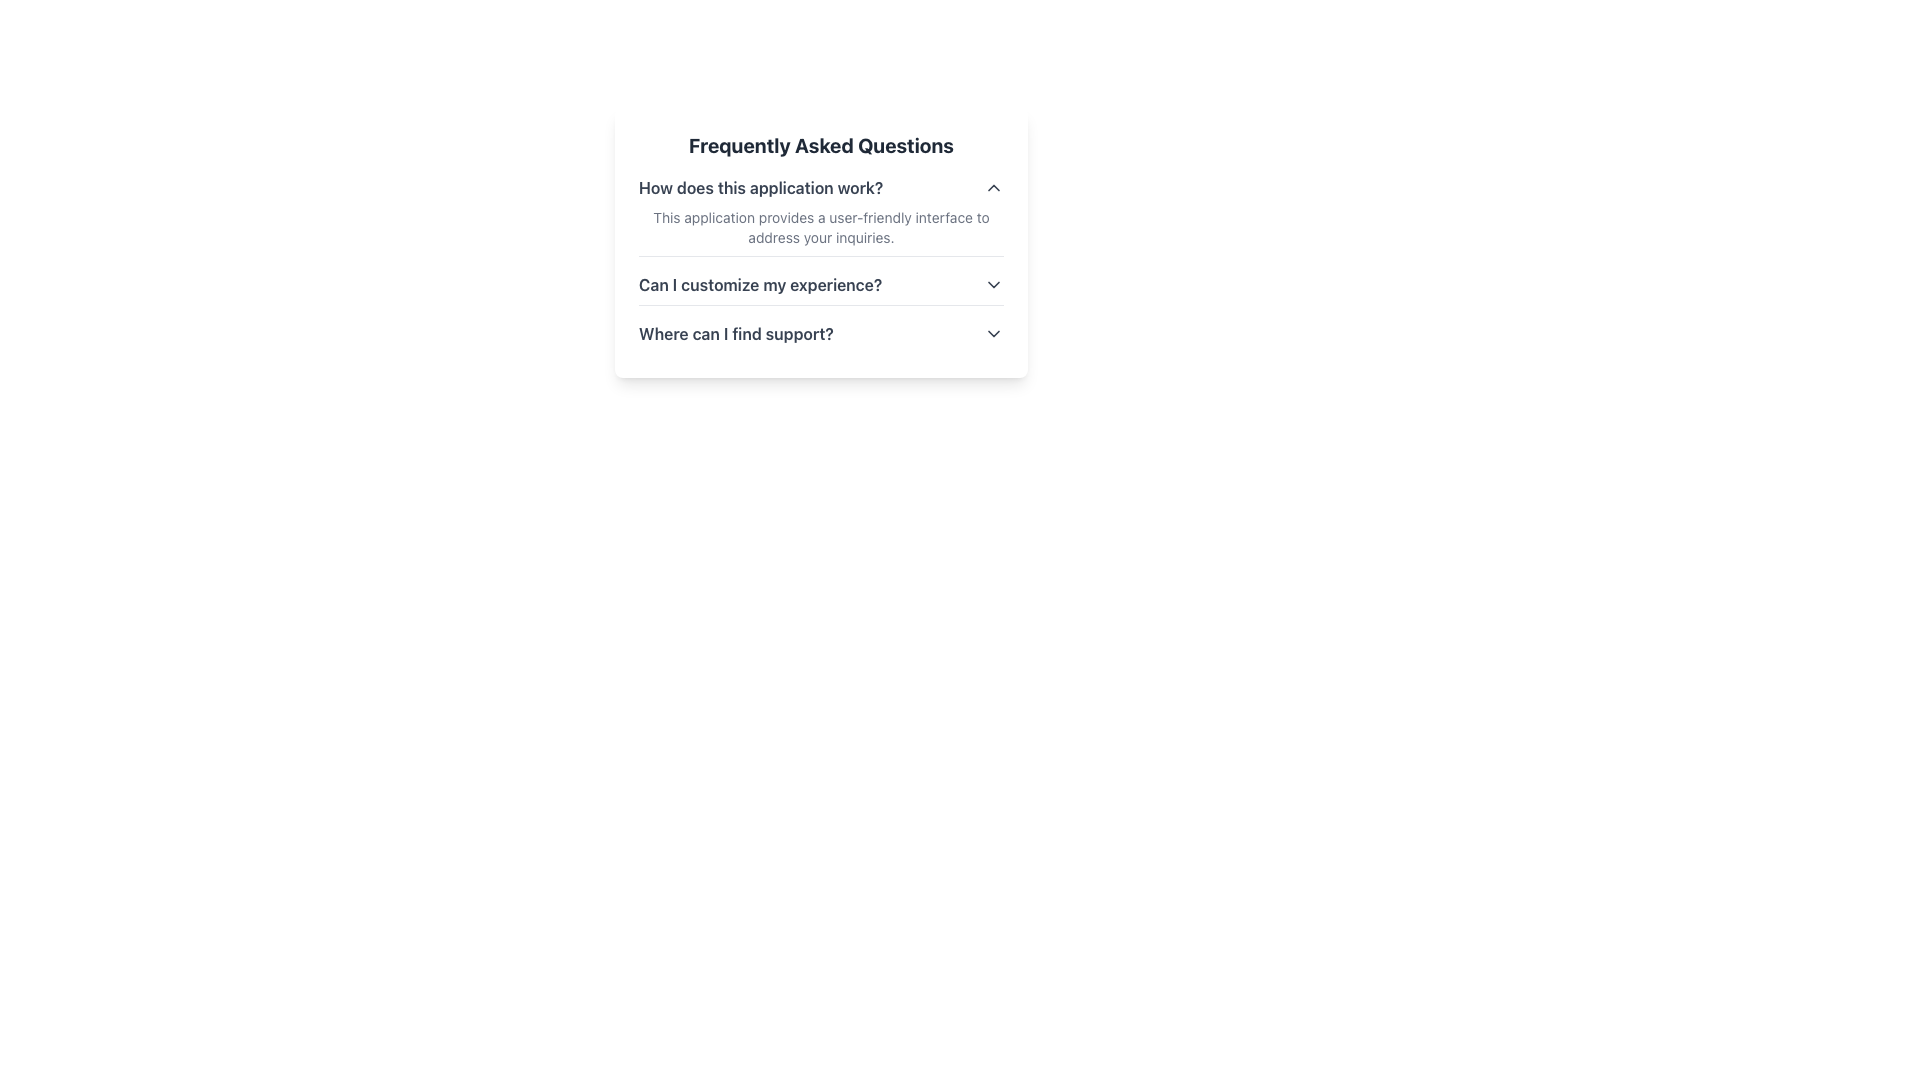  Describe the element at coordinates (821, 216) in the screenshot. I see `the answer text of the first Collapsible question and answer item in the Frequently Asked Questions section, which answers the question 'How does this application work?'` at that location.